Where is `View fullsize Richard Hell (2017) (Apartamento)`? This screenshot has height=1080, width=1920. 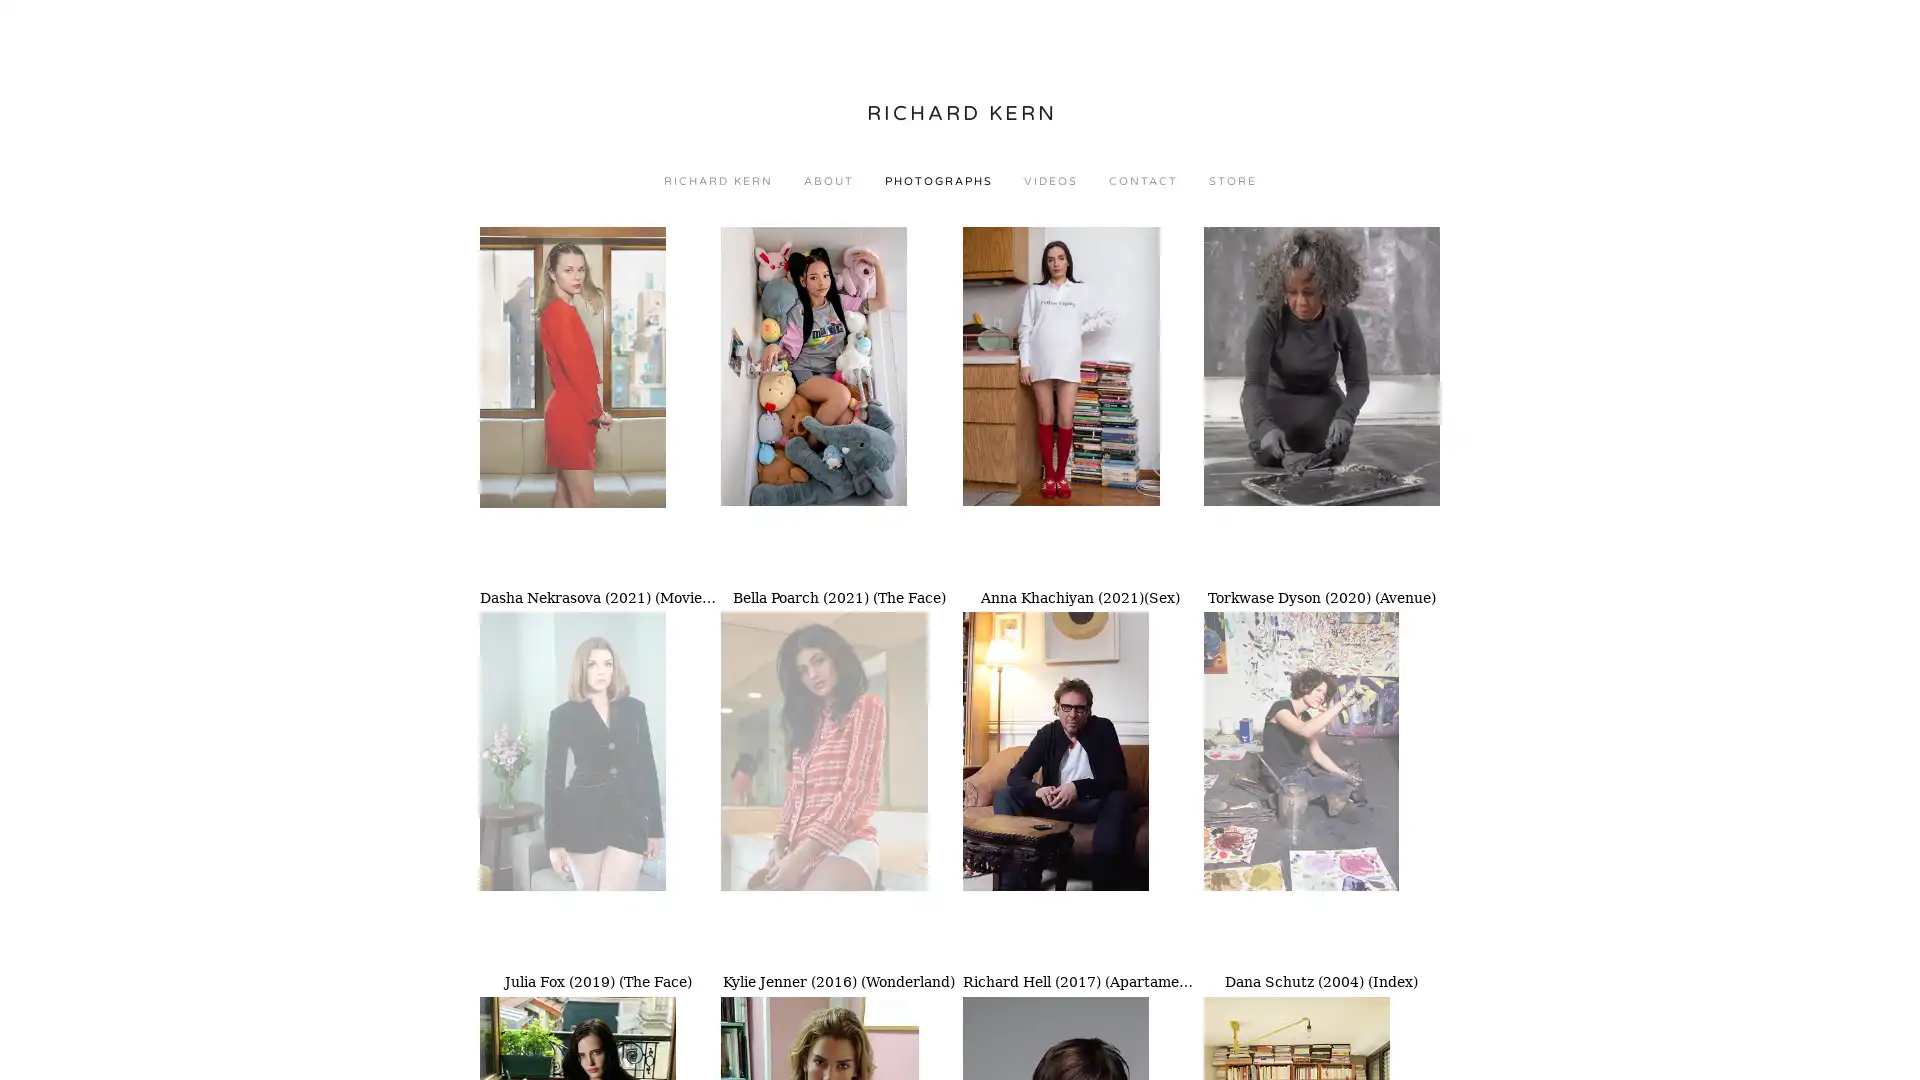
View fullsize Richard Hell (2017) (Apartamento) is located at coordinates (1079, 787).